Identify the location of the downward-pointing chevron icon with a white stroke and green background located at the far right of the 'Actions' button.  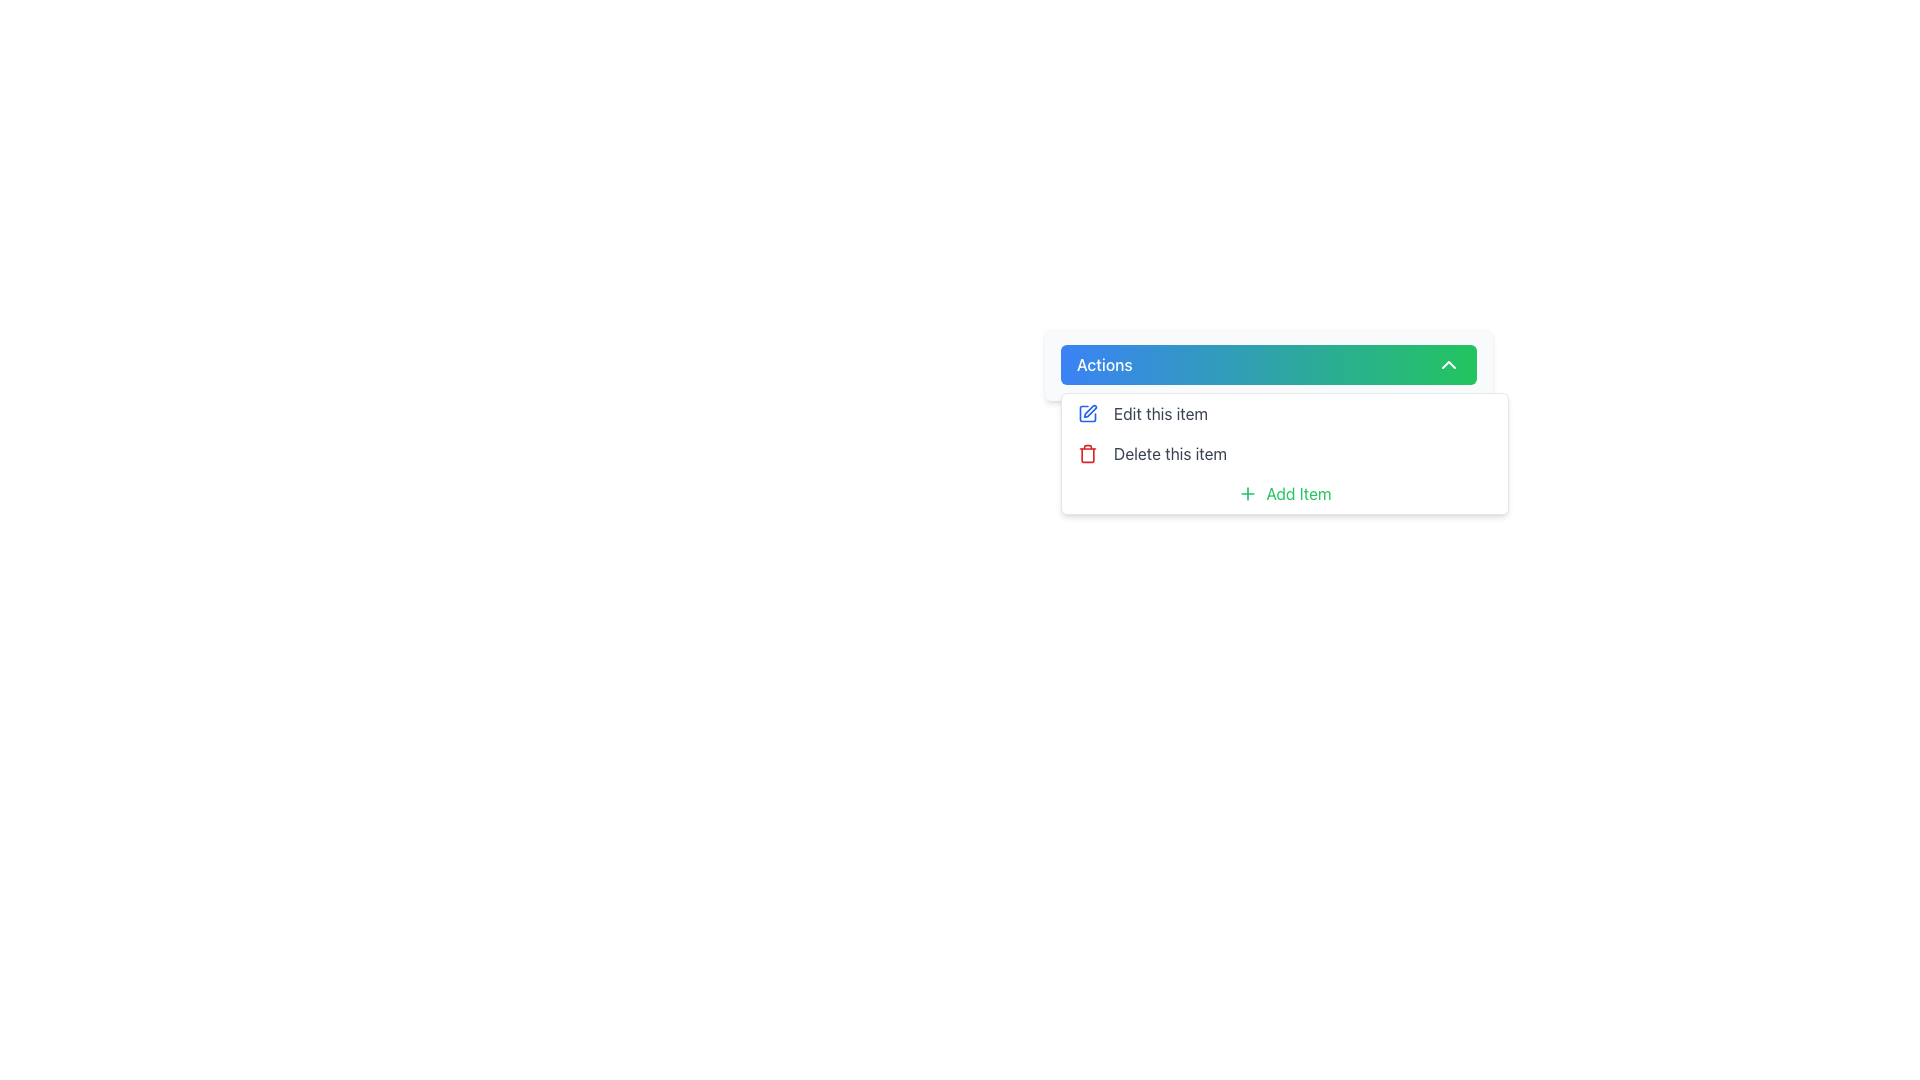
(1449, 365).